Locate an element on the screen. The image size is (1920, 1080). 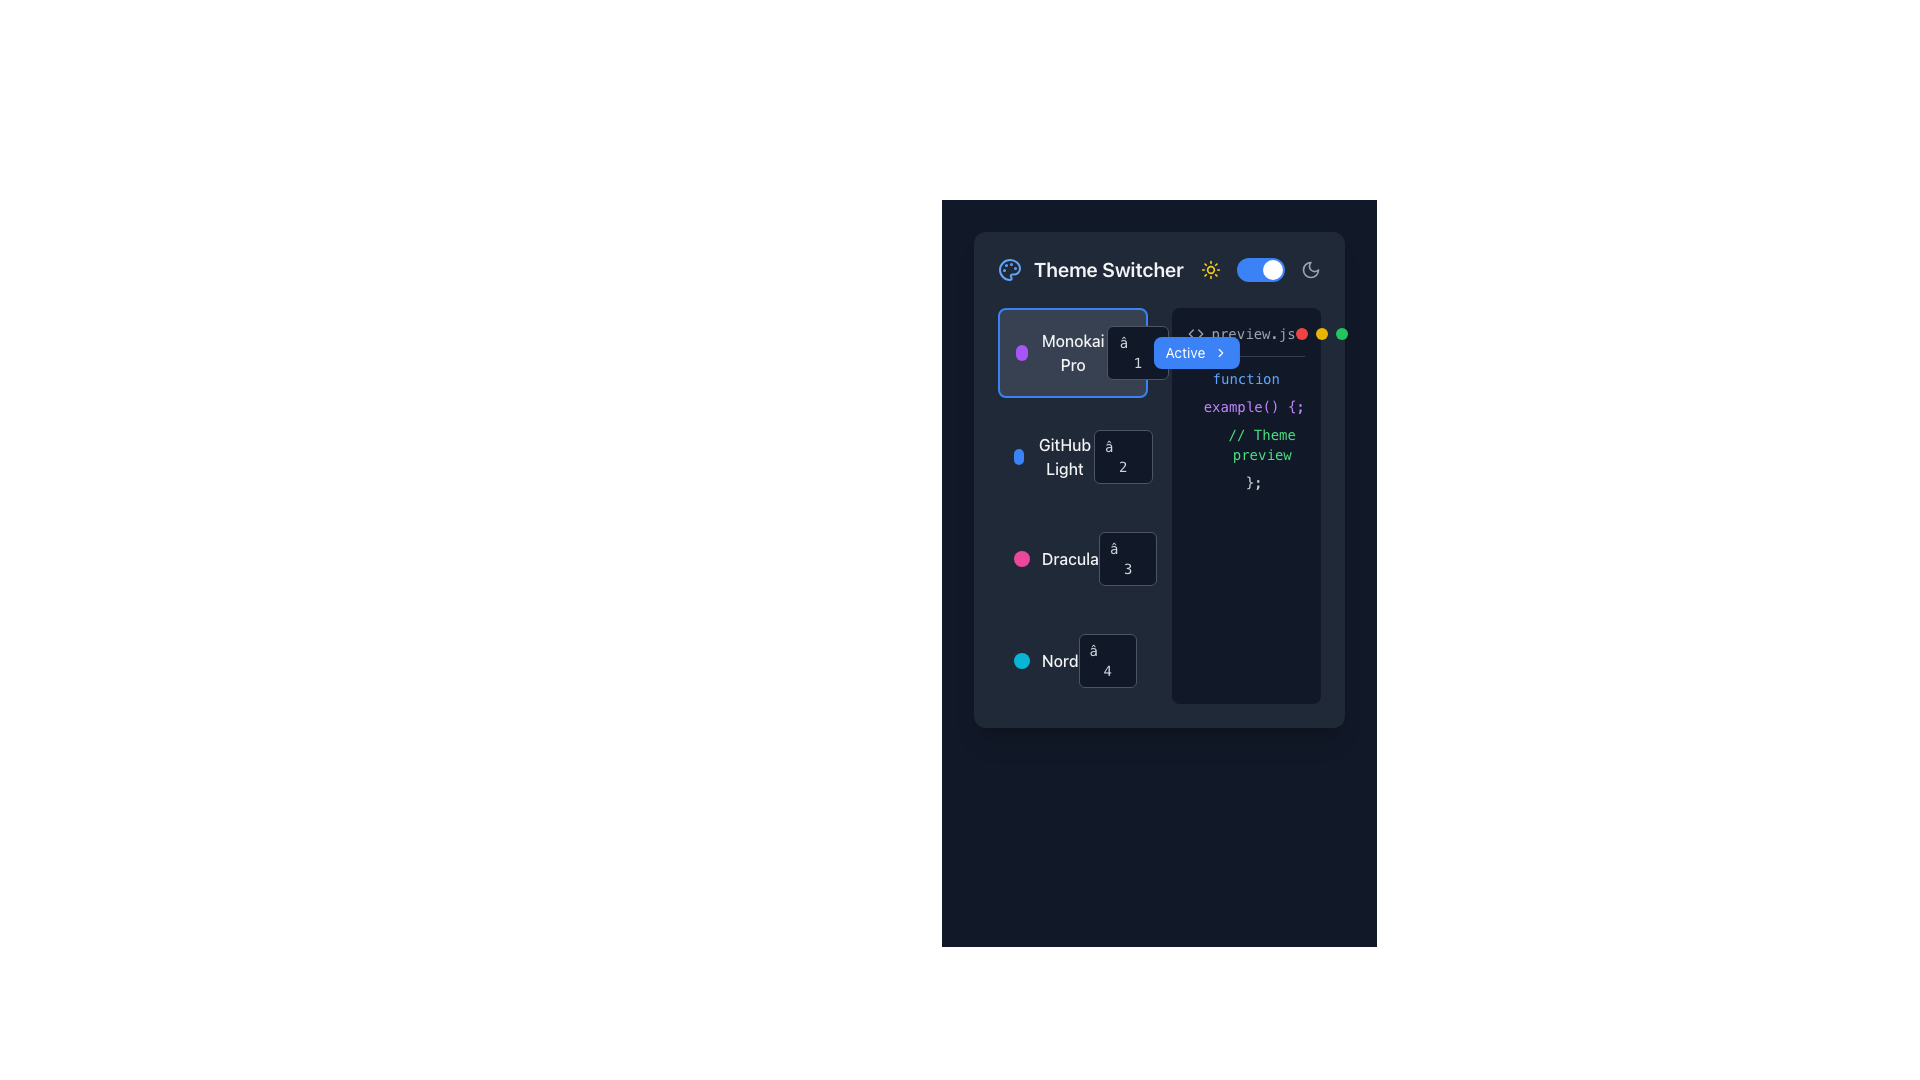
the right-facing chevron icon indicating navigation, located next to the text 'Active' at the center-right of the interface is located at coordinates (1219, 352).